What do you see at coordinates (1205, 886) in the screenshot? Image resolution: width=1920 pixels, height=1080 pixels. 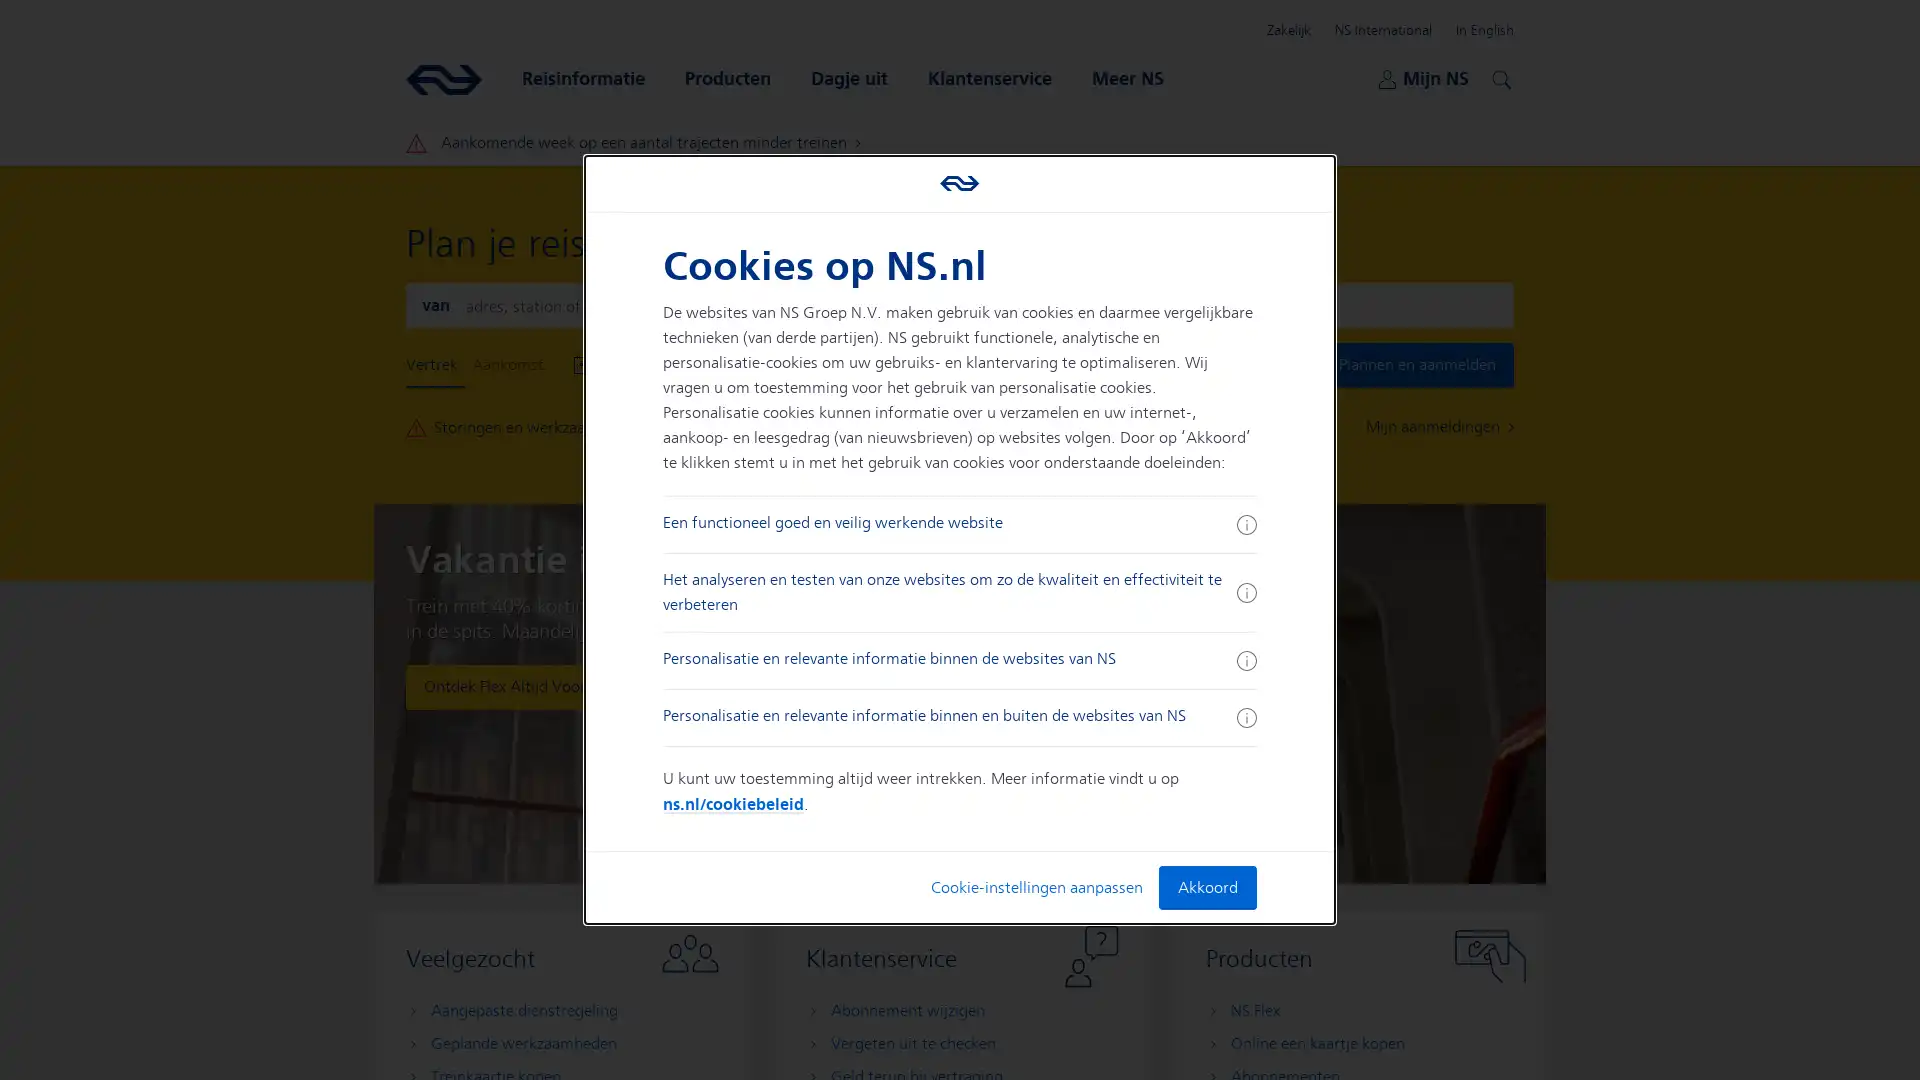 I see `Akkoord` at bounding box center [1205, 886].